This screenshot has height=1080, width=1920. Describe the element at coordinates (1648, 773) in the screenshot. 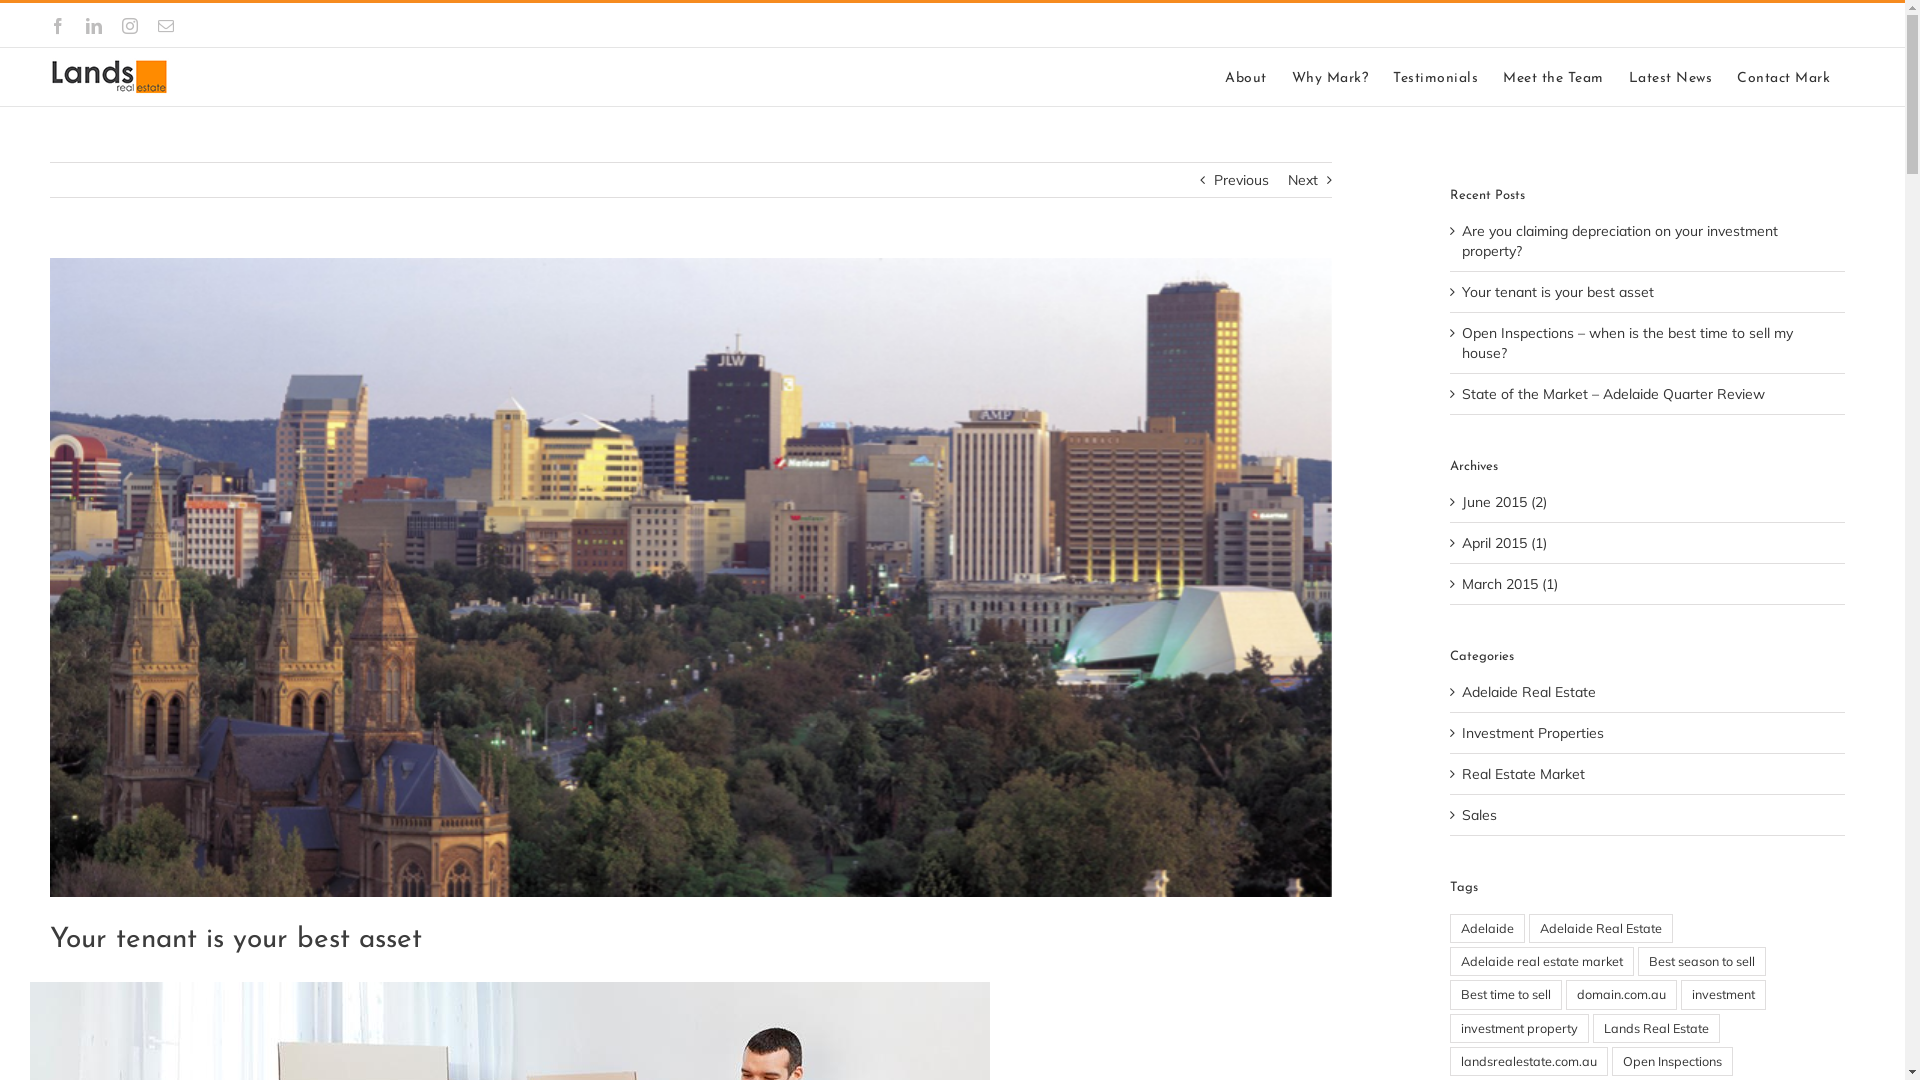

I see `'Real Estate Market'` at that location.